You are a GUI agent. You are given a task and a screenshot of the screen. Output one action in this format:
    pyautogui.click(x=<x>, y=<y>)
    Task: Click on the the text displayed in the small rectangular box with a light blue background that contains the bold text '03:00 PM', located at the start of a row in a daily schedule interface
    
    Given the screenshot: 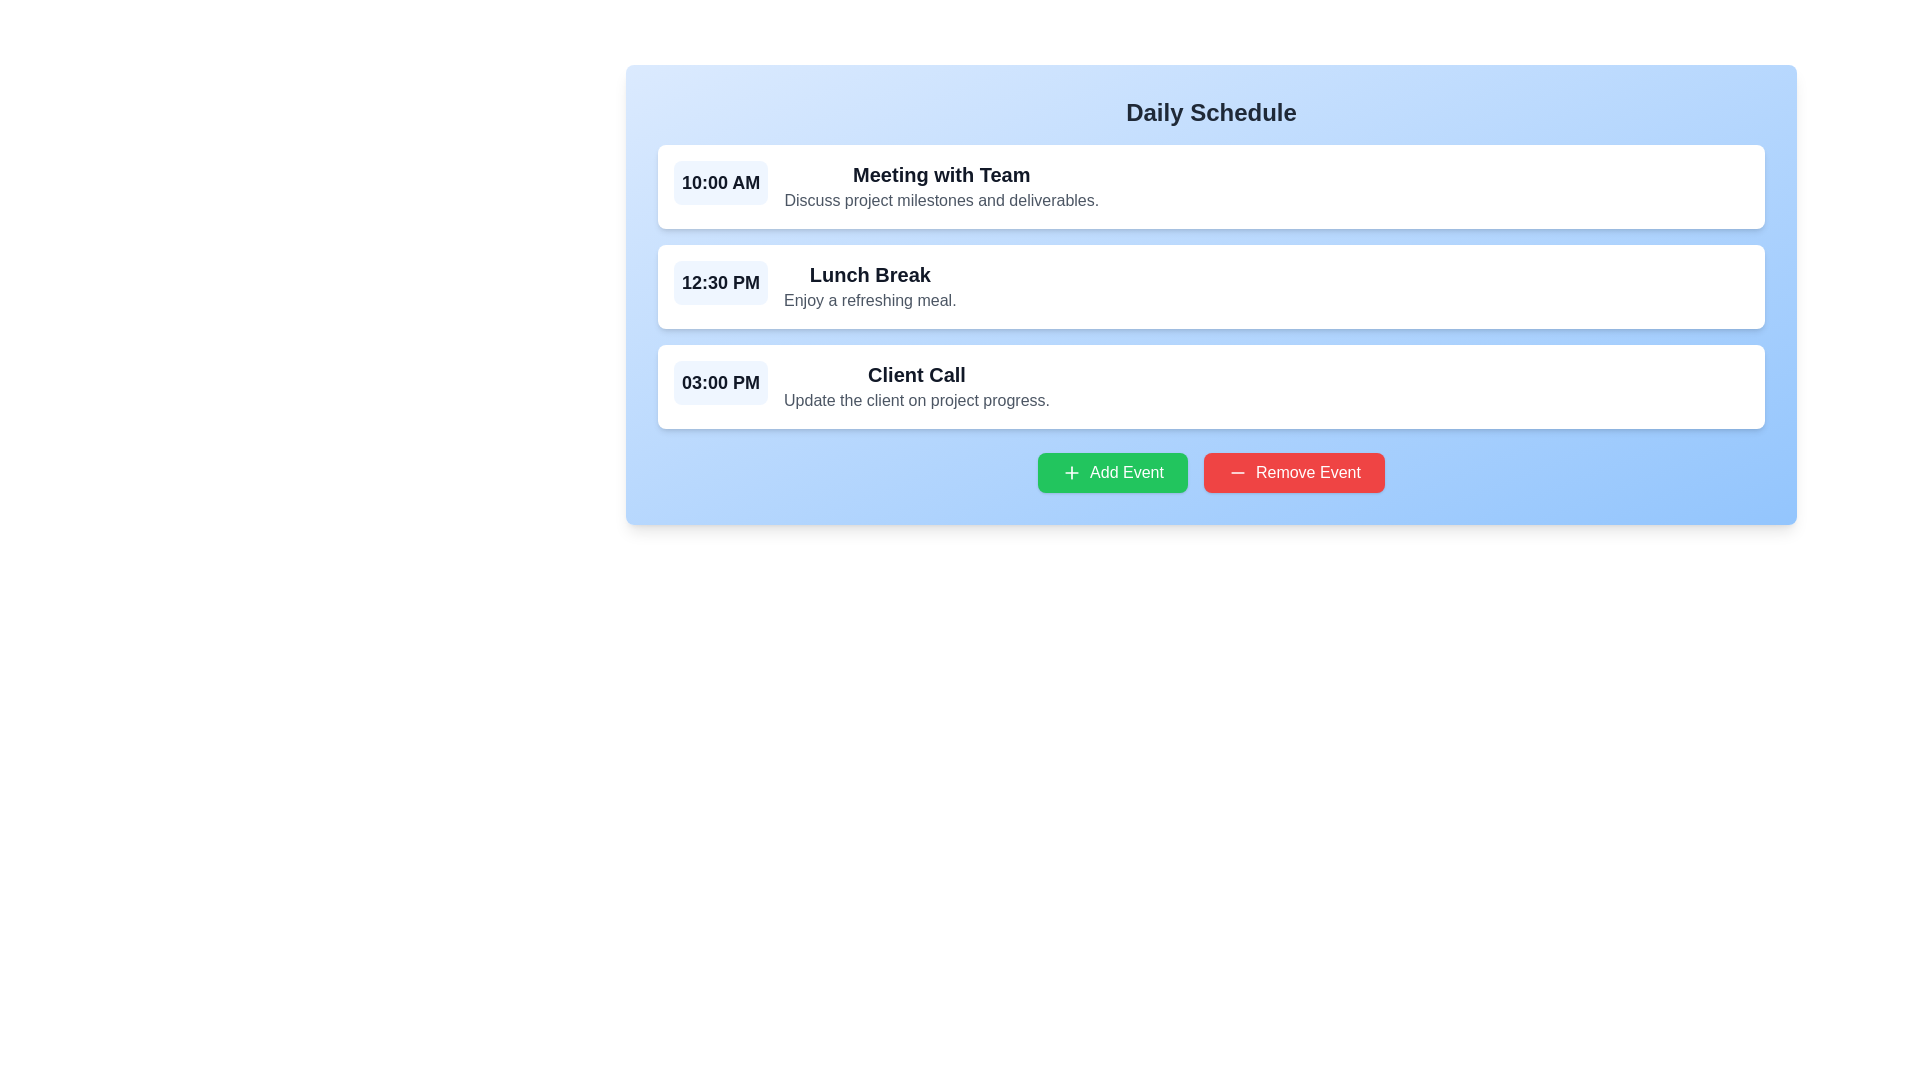 What is the action you would take?
    pyautogui.click(x=720, y=382)
    